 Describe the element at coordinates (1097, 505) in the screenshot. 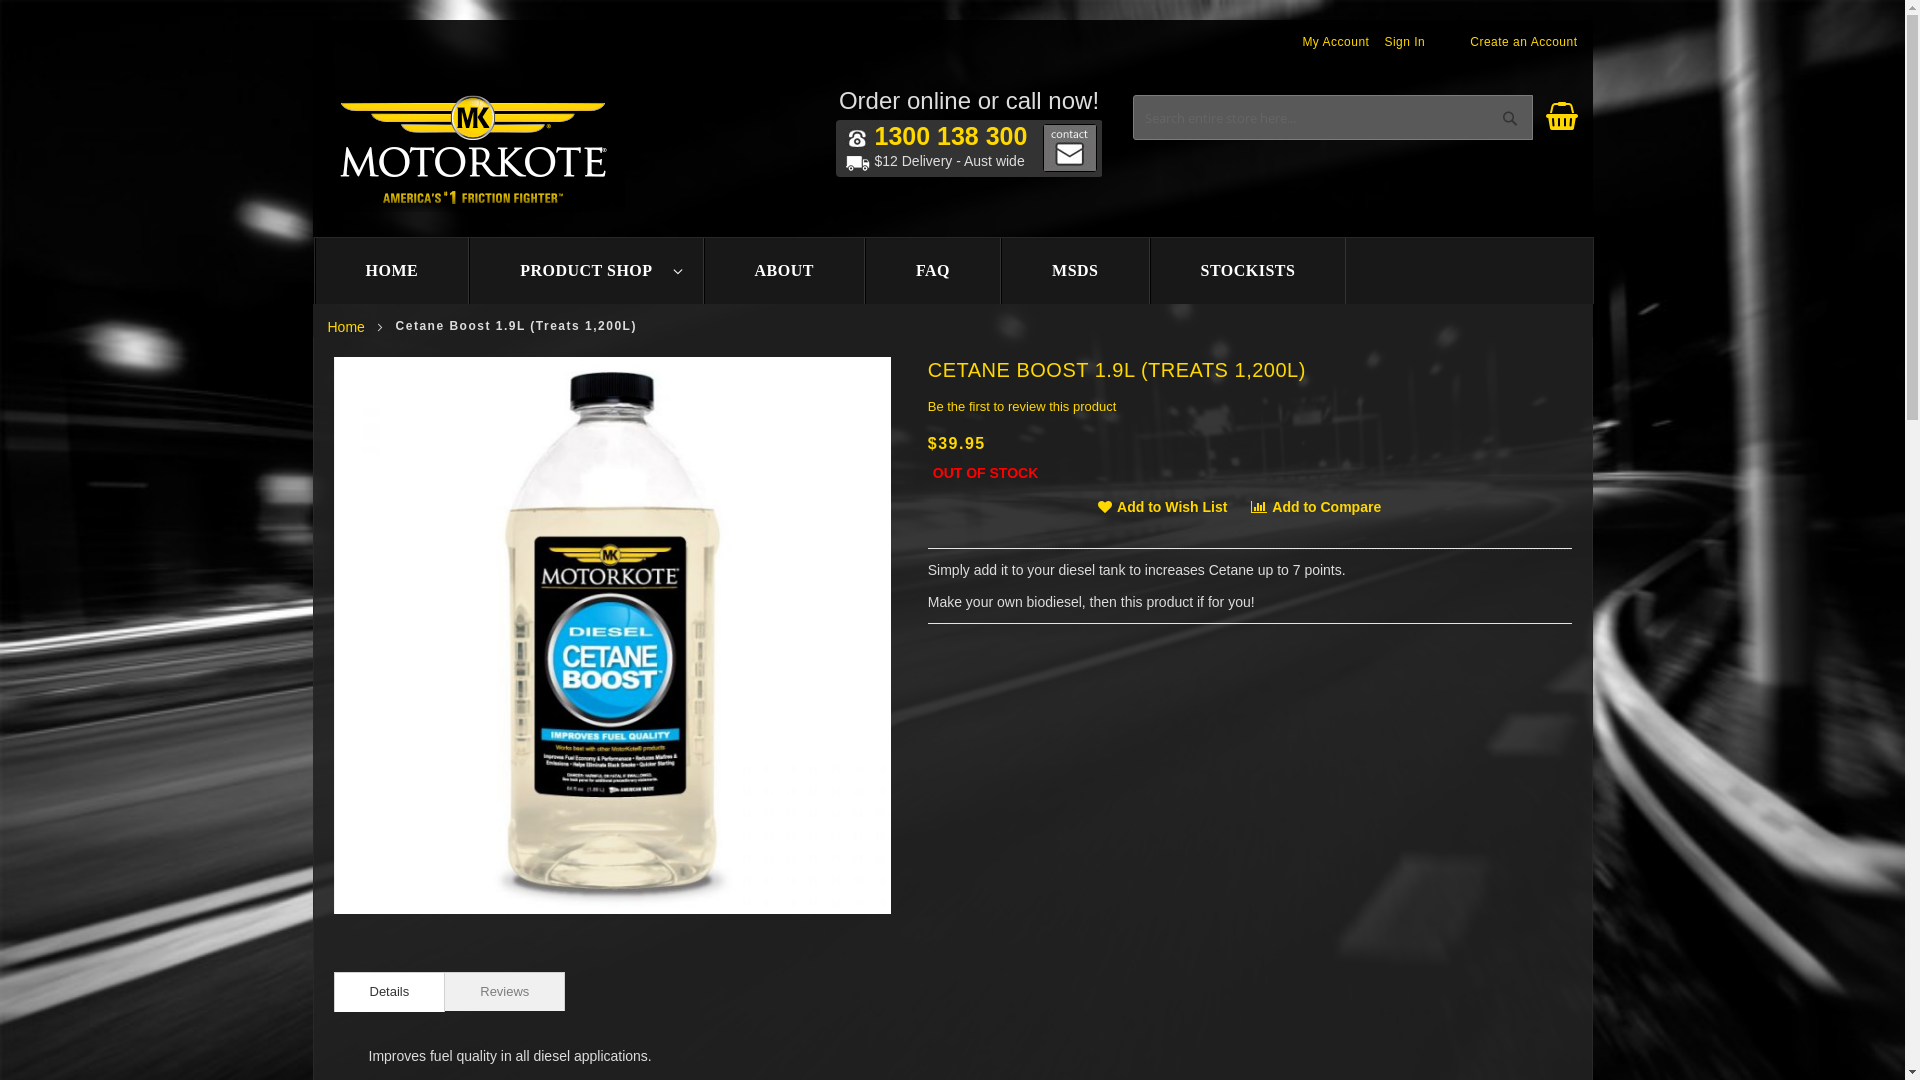

I see `'Add to Wish List'` at that location.